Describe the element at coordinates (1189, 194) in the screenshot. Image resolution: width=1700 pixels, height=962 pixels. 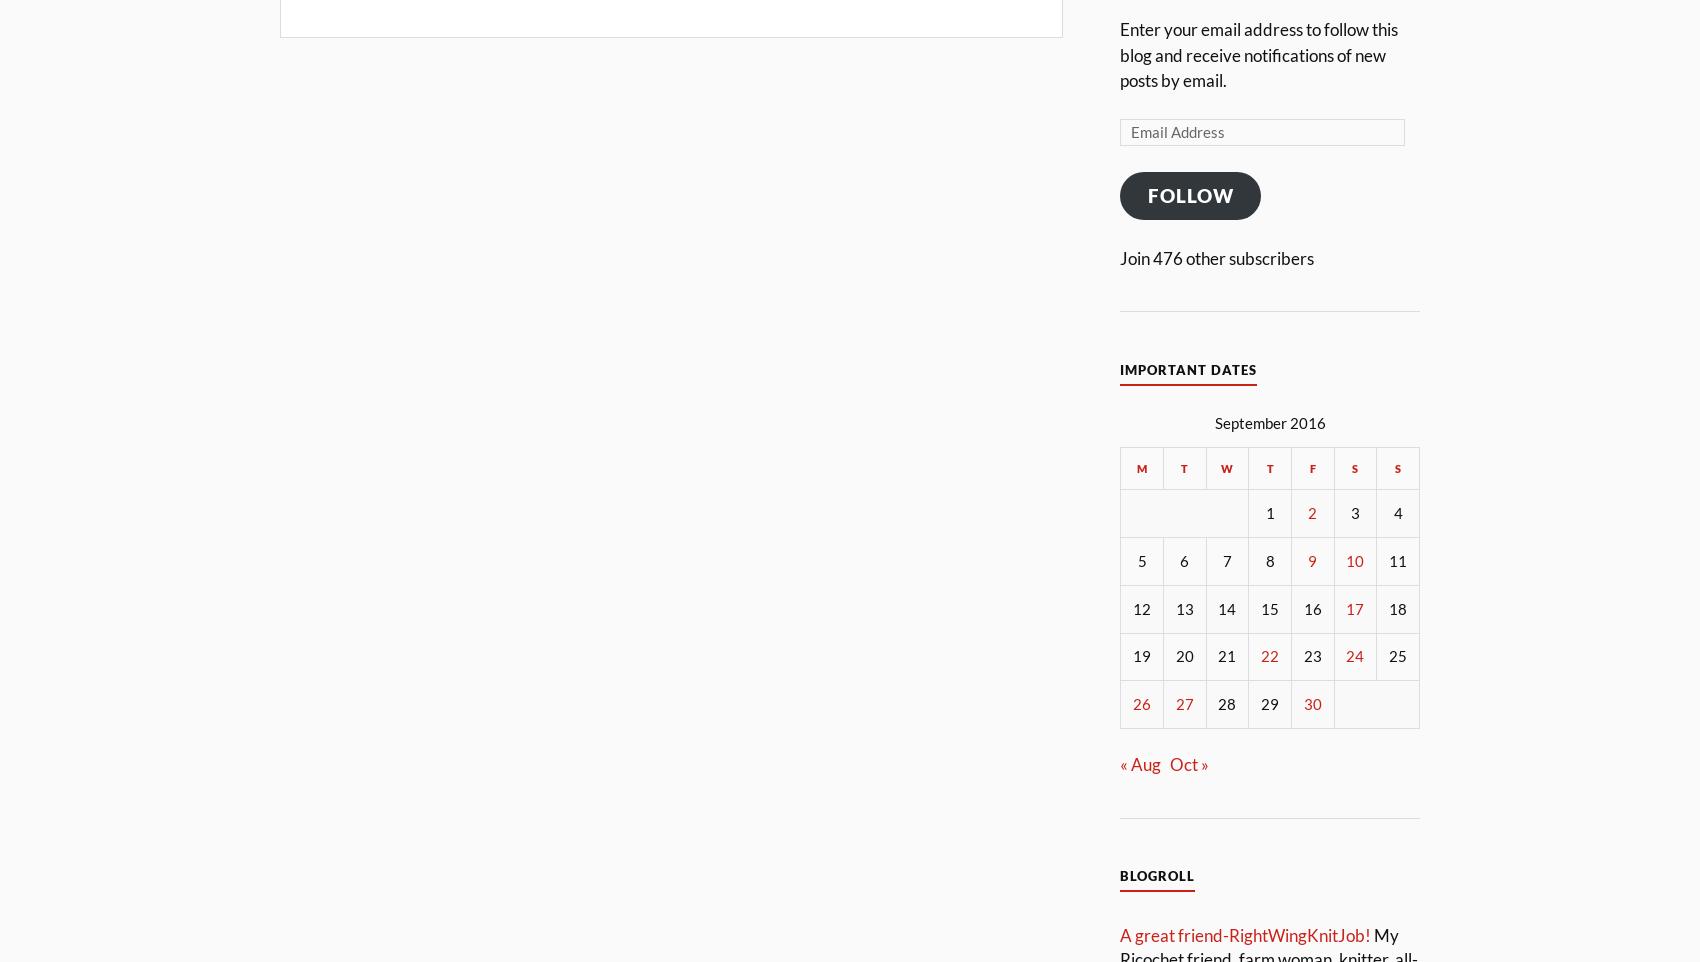
I see `'Follow'` at that location.